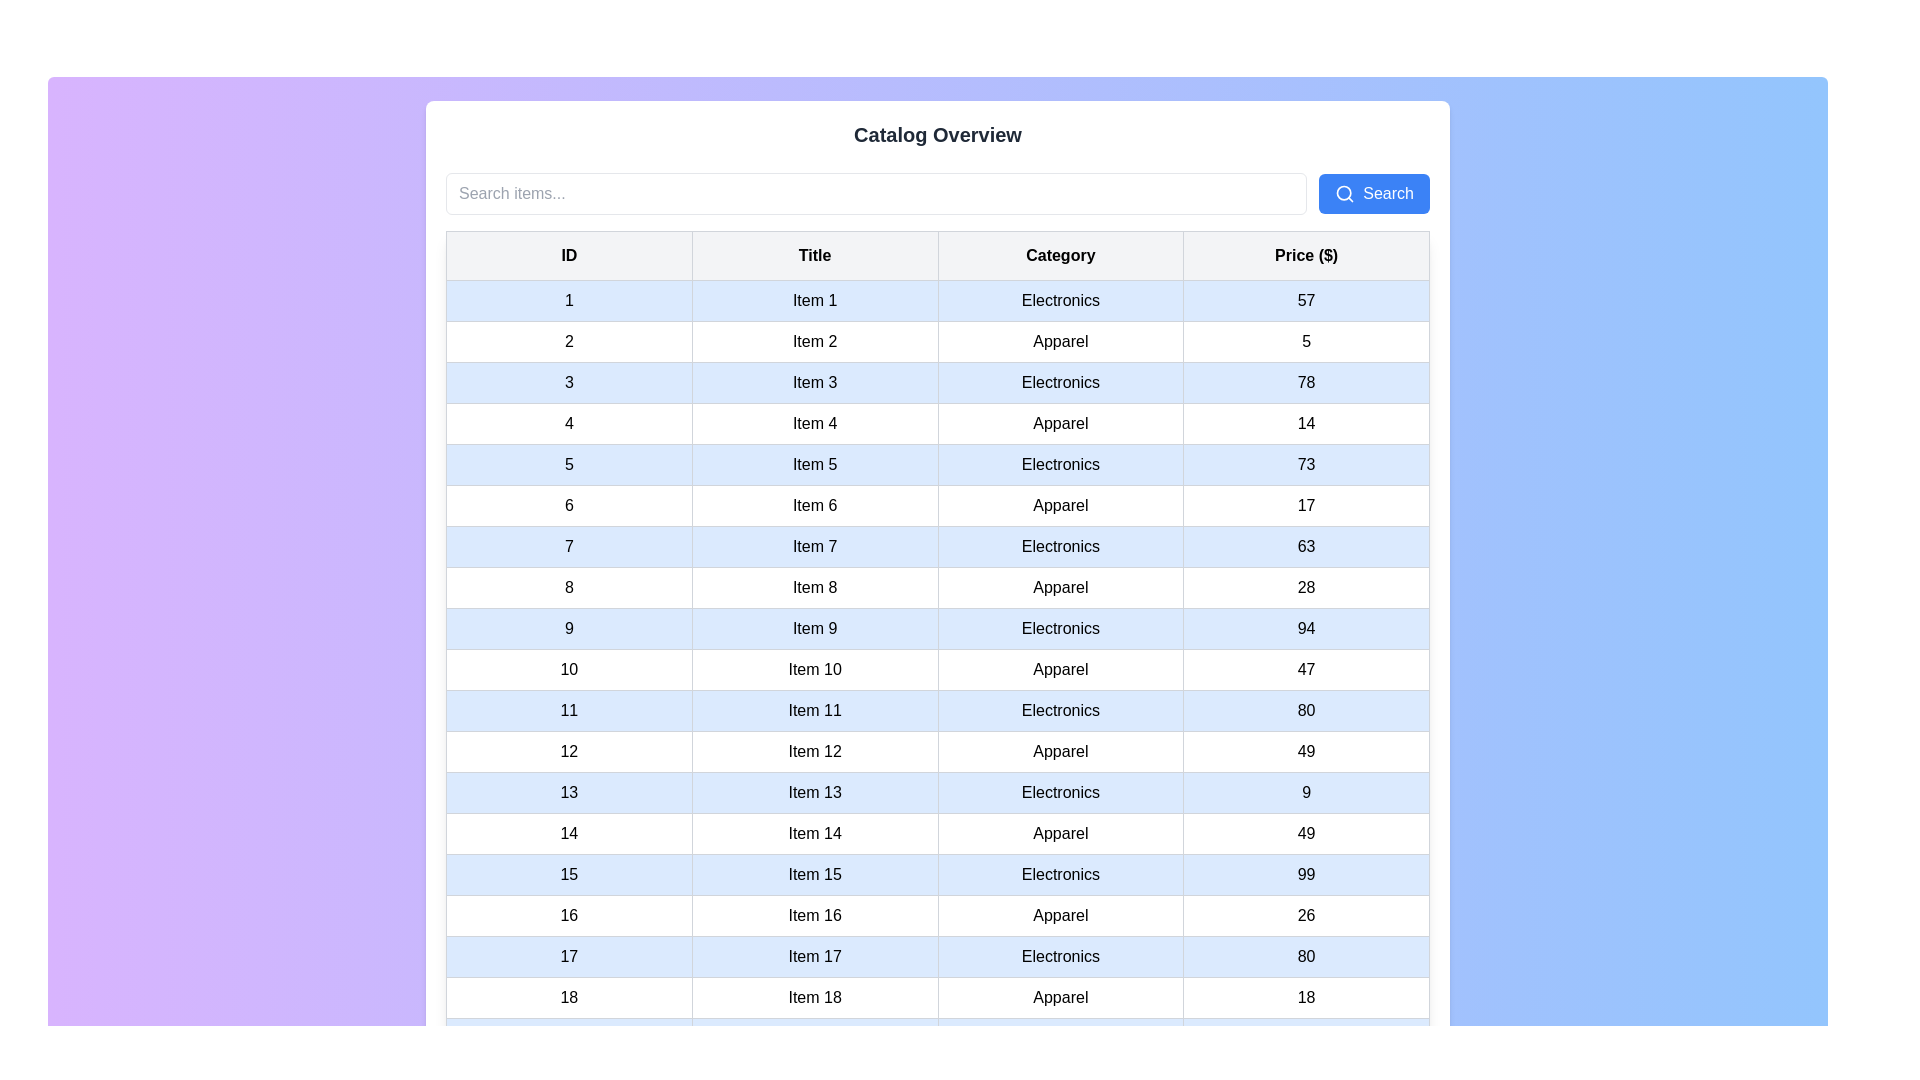  I want to click on the text field displaying 'Item 14' in the blue-highlighted row of the data table, so click(815, 833).